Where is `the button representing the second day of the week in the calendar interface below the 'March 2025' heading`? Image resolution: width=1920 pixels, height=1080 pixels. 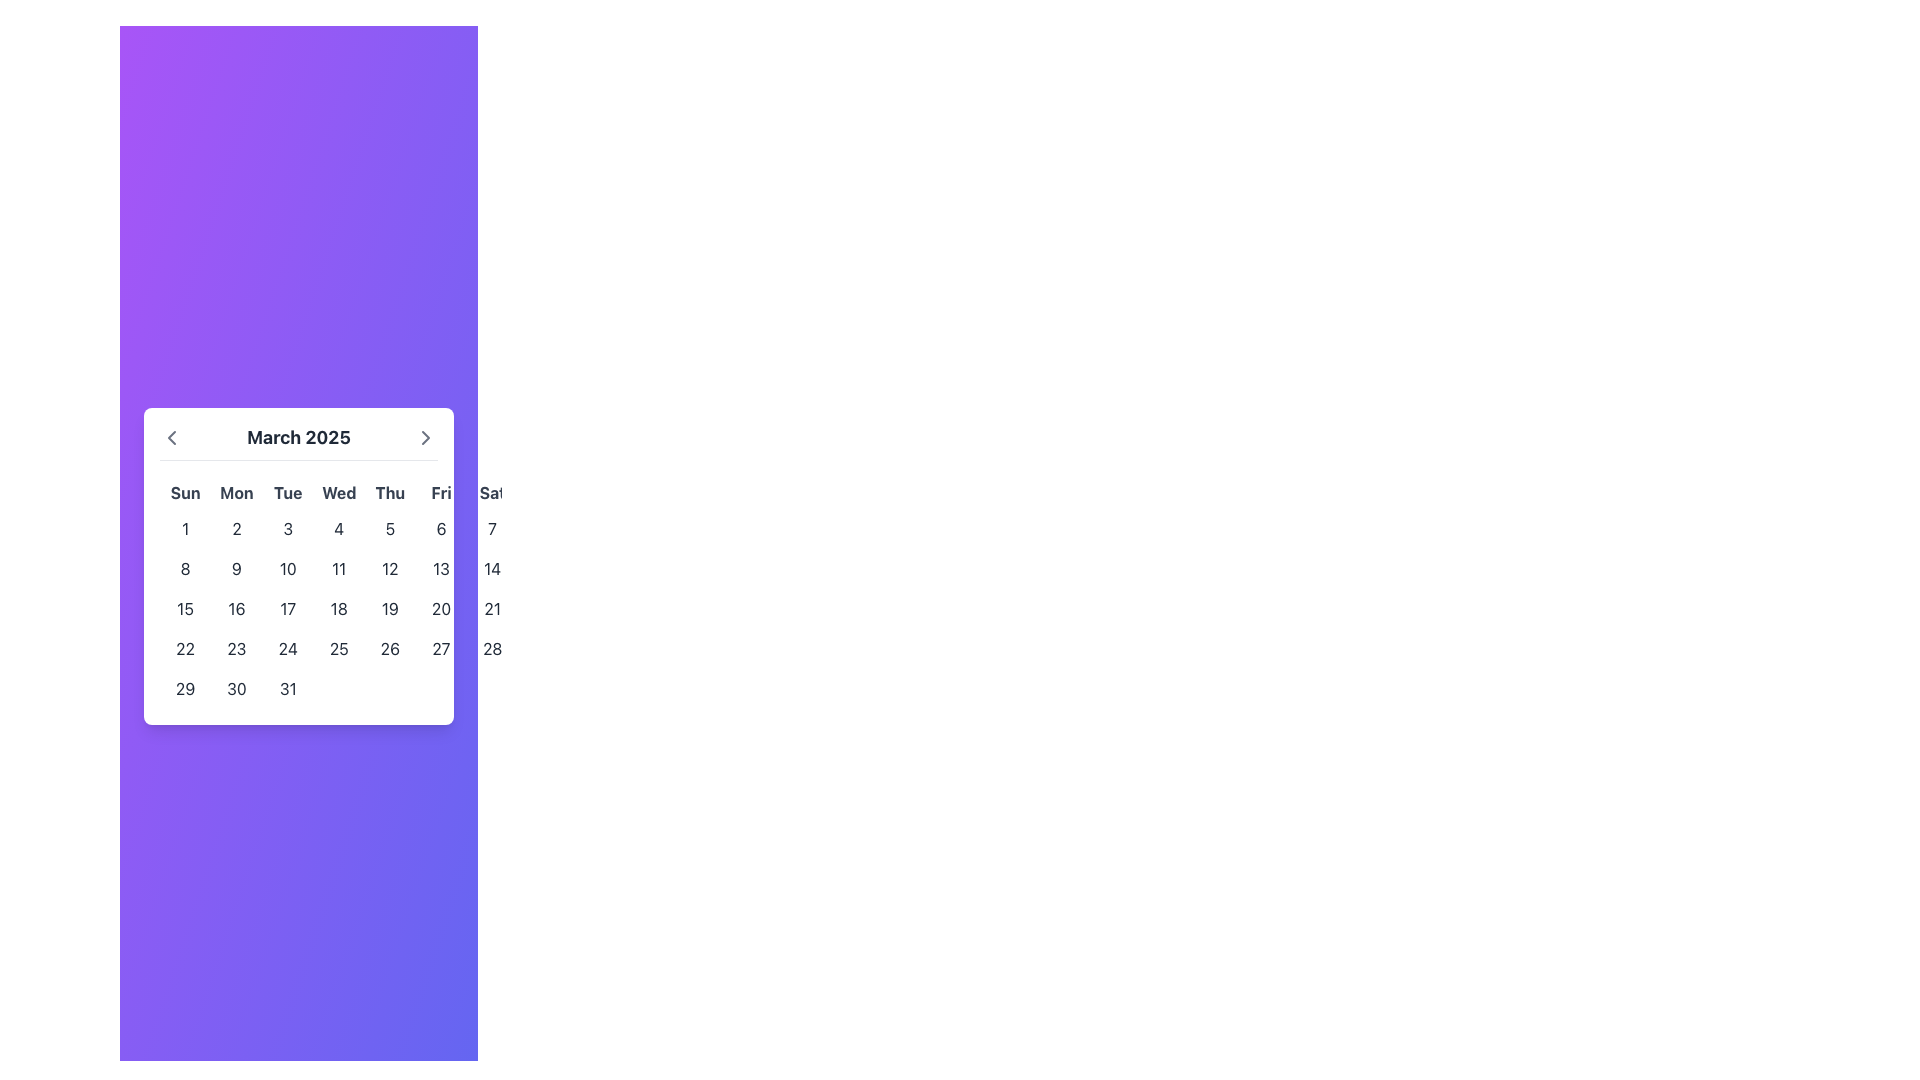 the button representing the second day of the week in the calendar interface below the 'March 2025' heading is located at coordinates (236, 527).